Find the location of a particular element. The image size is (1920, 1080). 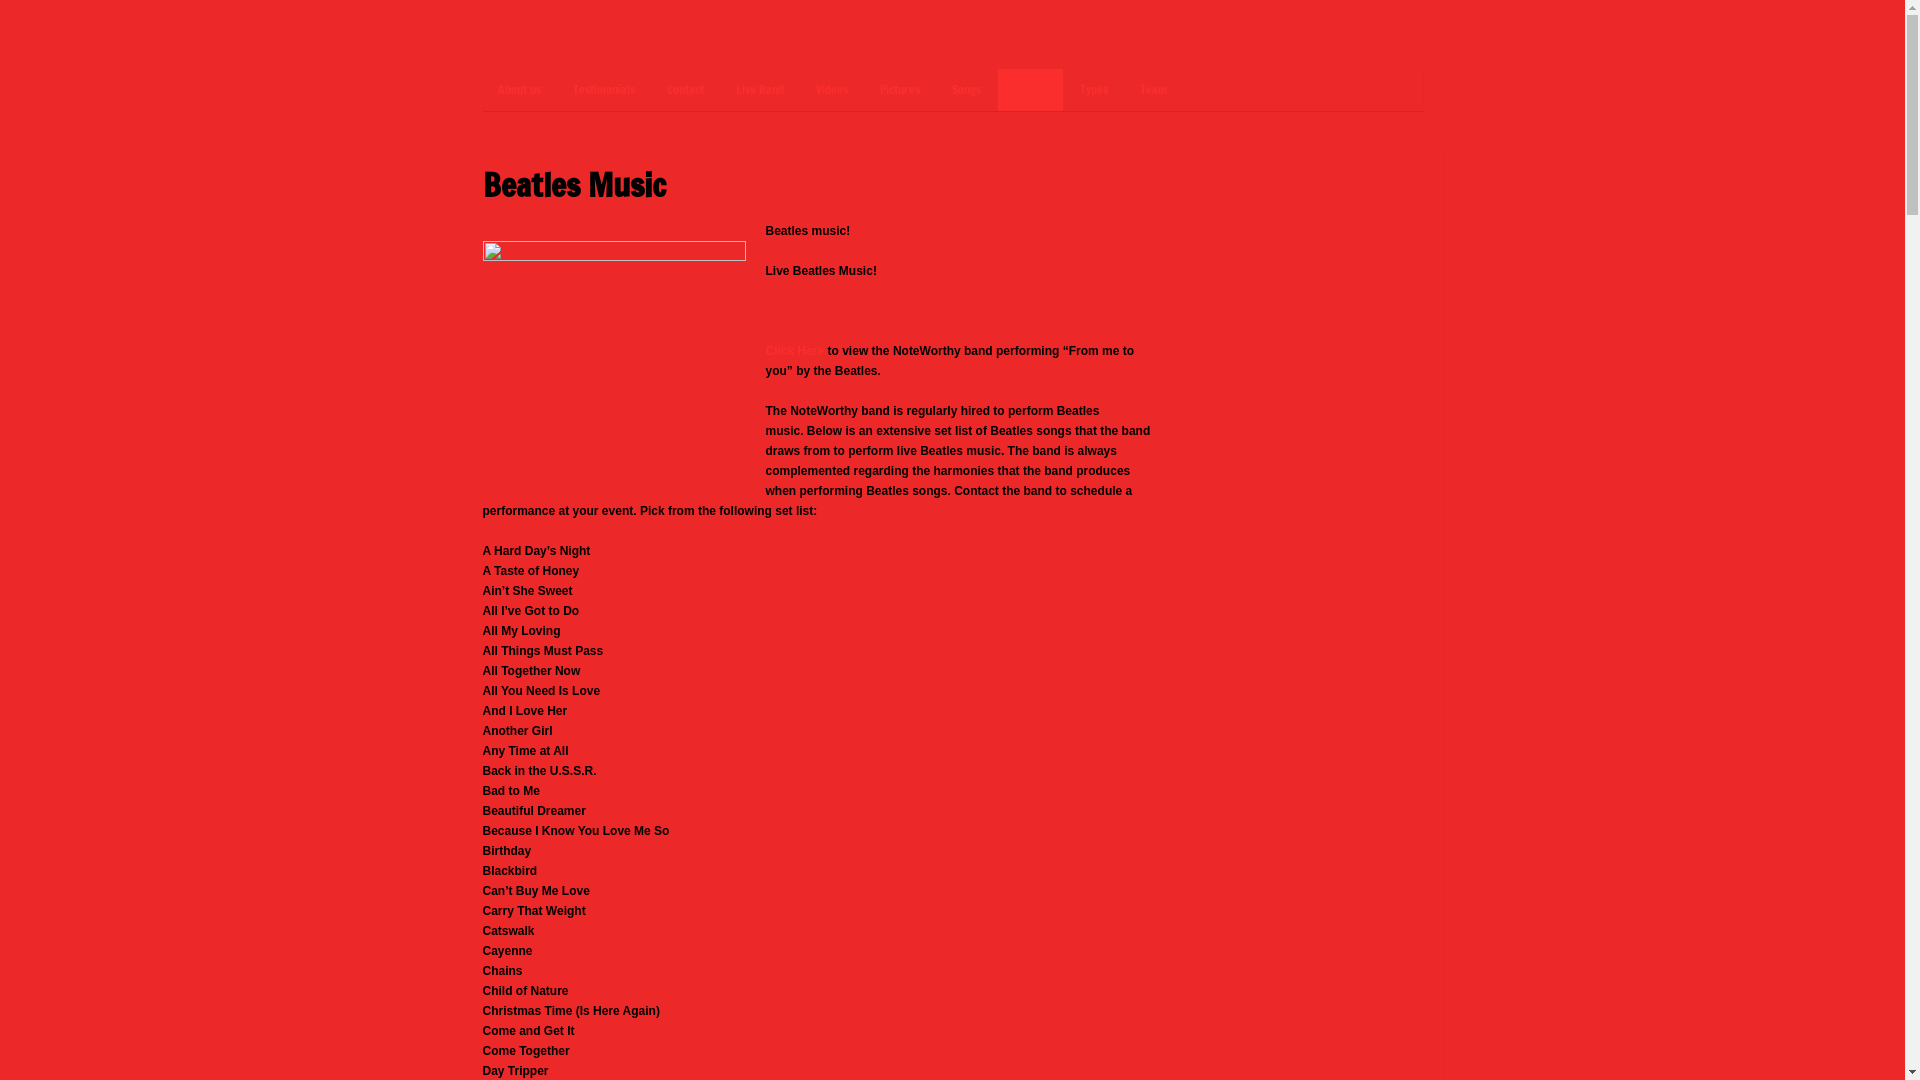

'Videos' is located at coordinates (830, 88).